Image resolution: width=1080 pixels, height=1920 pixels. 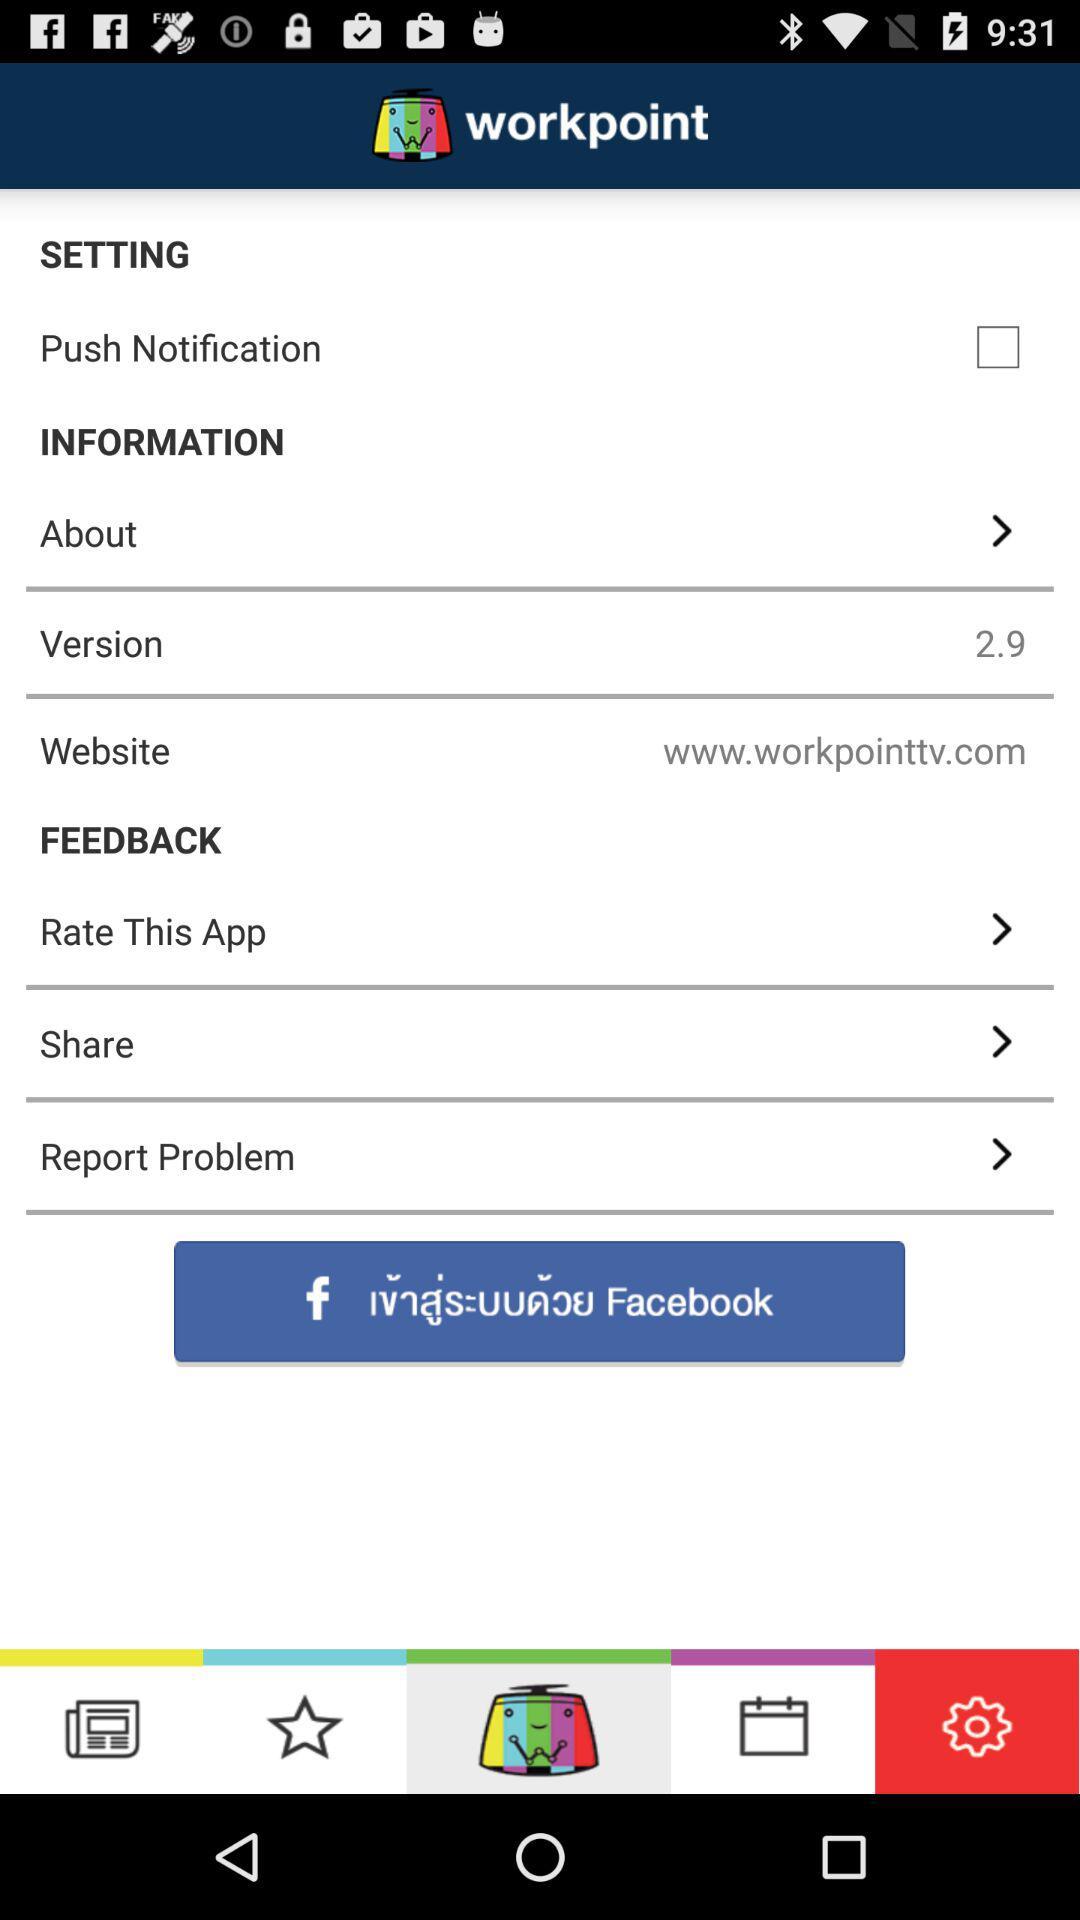 I want to click on news, so click(x=101, y=1720).